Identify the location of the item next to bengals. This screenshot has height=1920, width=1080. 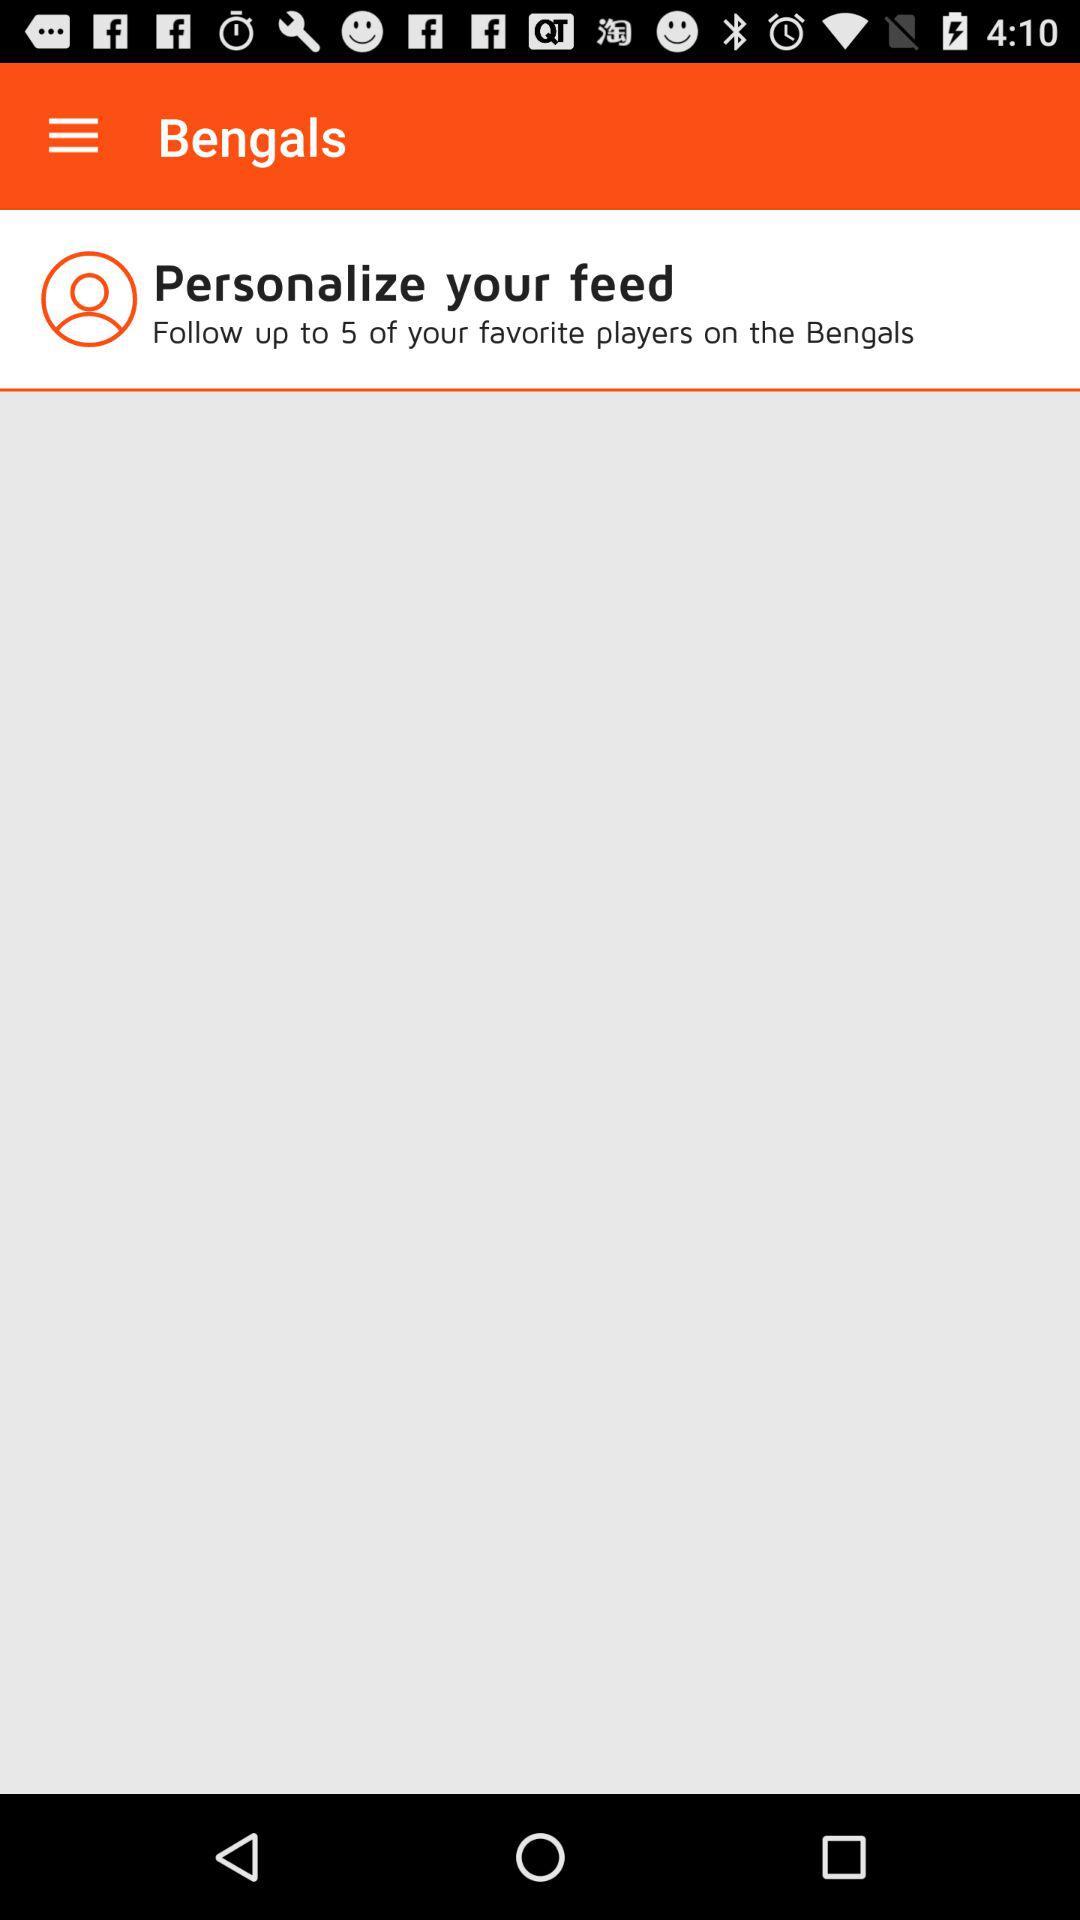
(72, 135).